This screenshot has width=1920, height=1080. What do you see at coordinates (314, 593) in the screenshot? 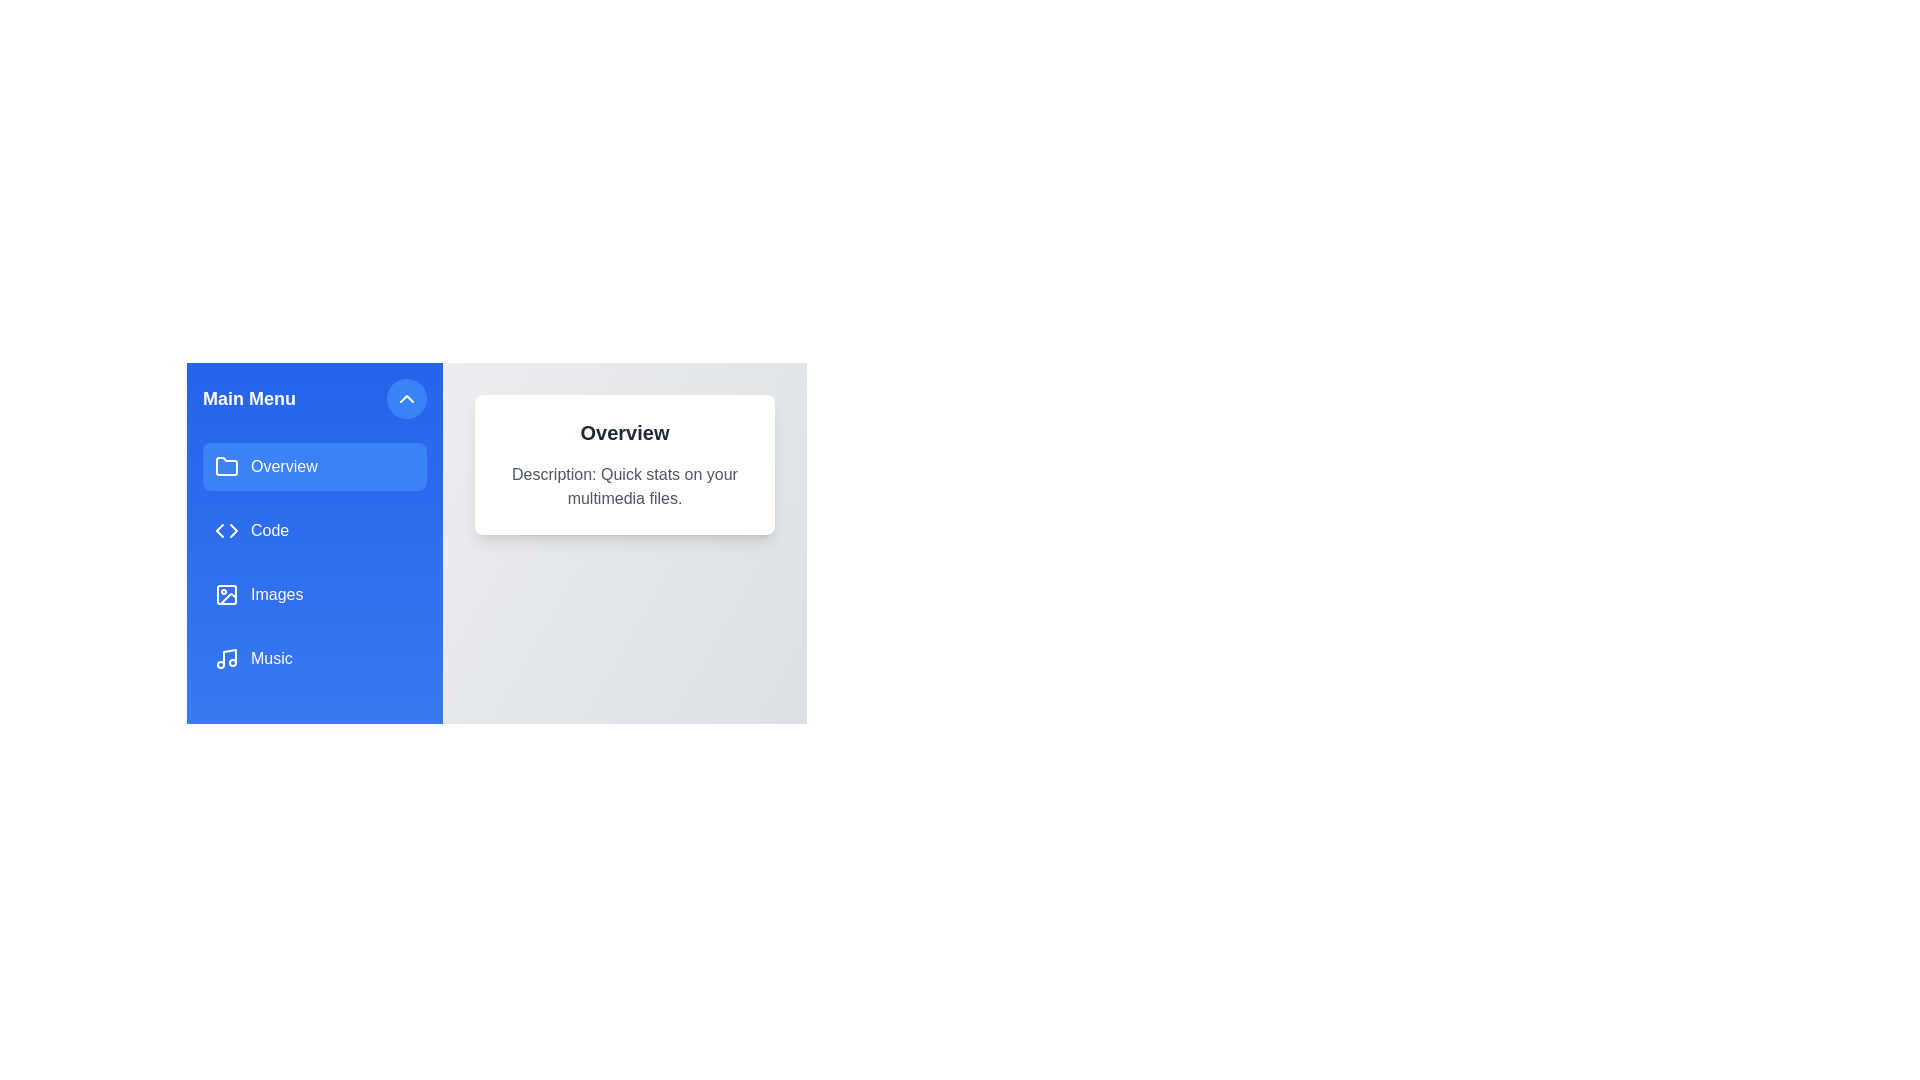
I see `the 'Images' navigational button located in the sidebar menu, which is the third item in the vertical list` at bounding box center [314, 593].